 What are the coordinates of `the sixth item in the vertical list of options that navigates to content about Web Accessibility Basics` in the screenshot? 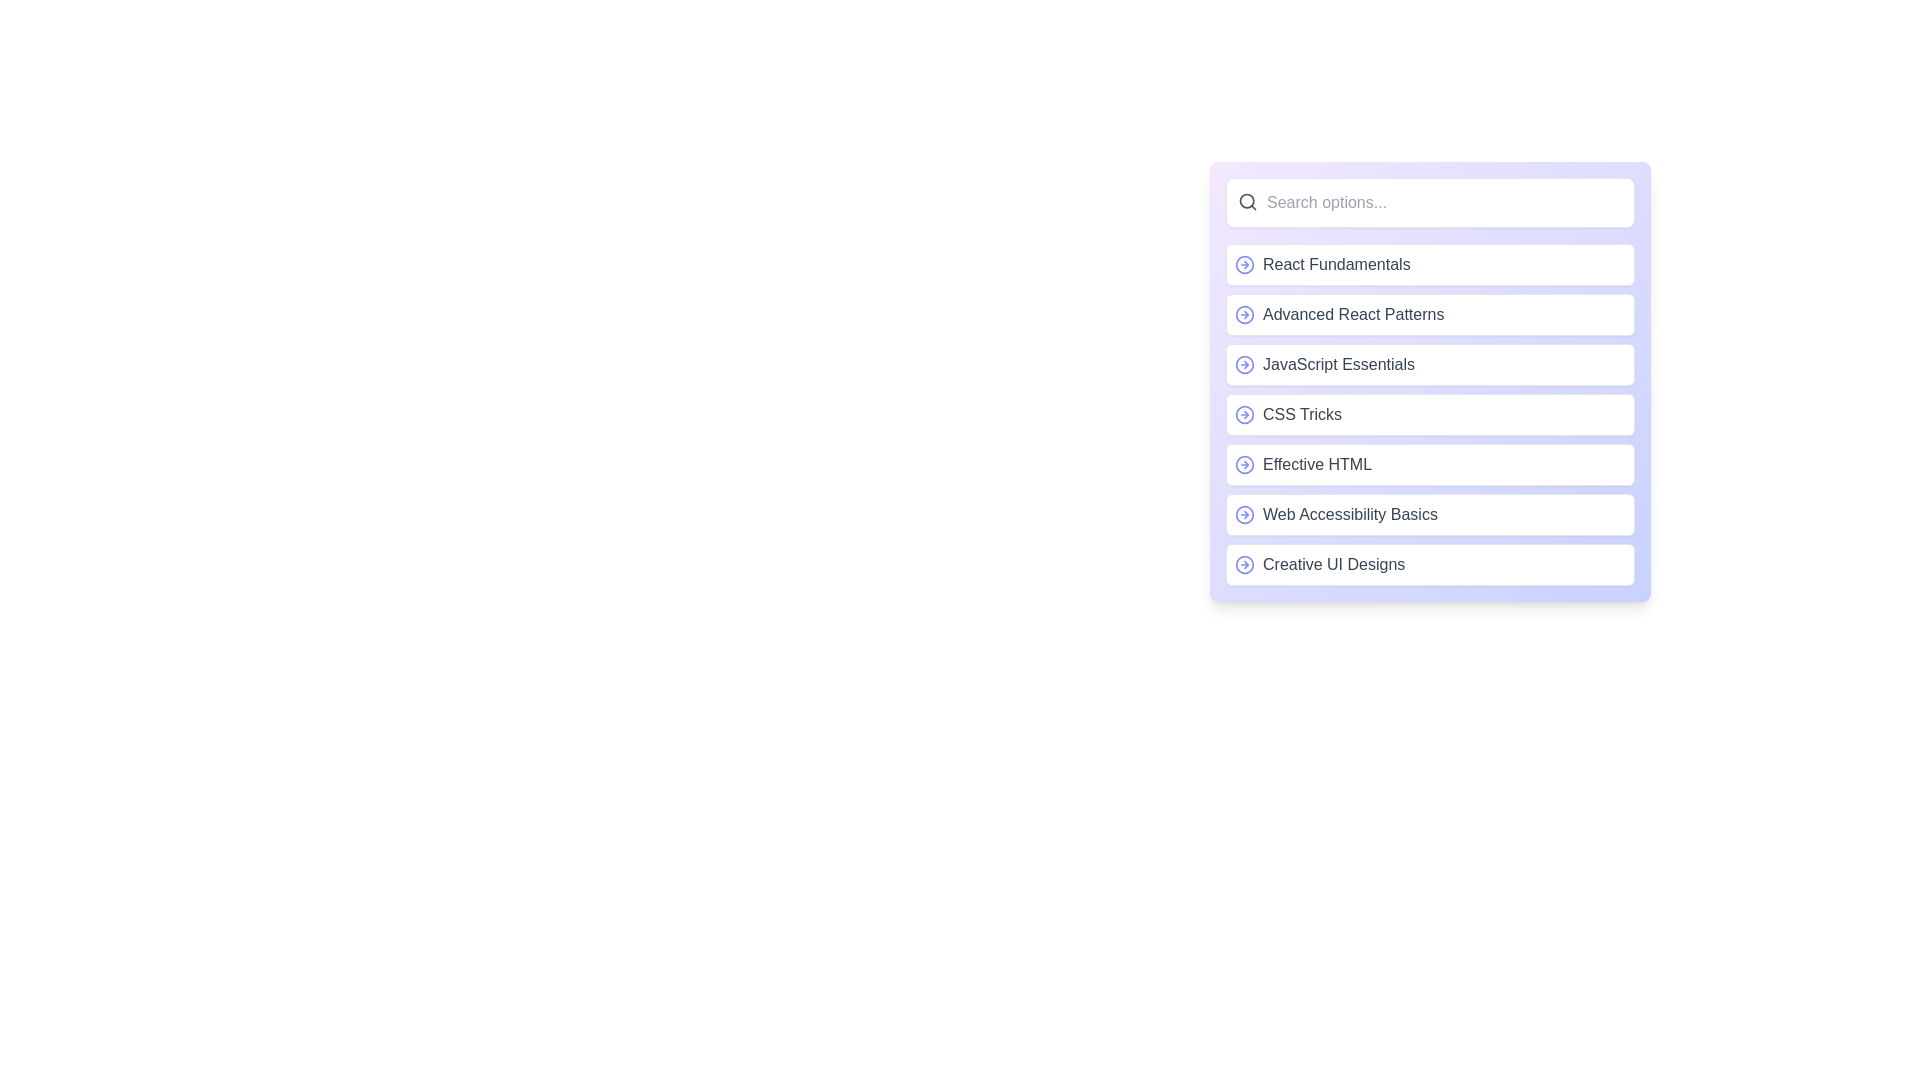 It's located at (1429, 514).